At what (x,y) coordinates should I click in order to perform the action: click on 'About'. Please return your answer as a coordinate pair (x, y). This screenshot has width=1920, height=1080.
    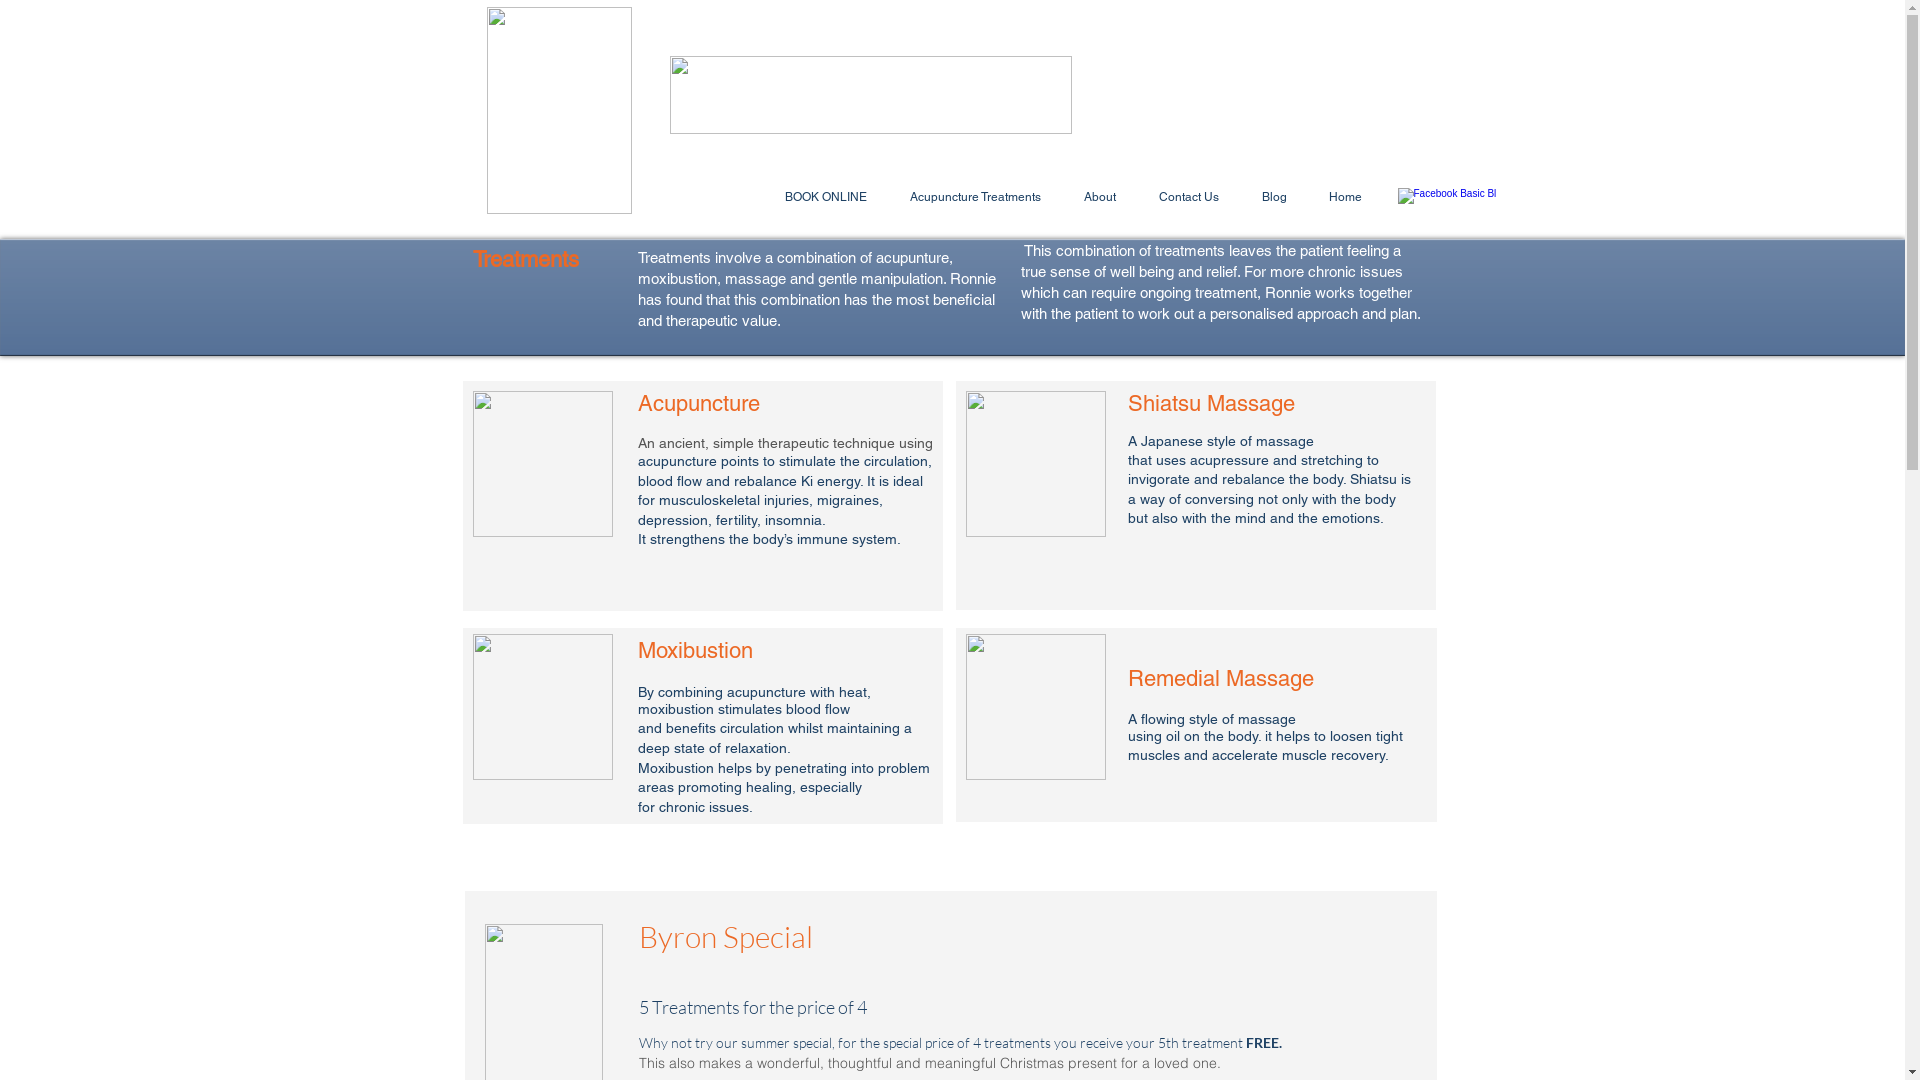
    Looking at the image, I should click on (1060, 197).